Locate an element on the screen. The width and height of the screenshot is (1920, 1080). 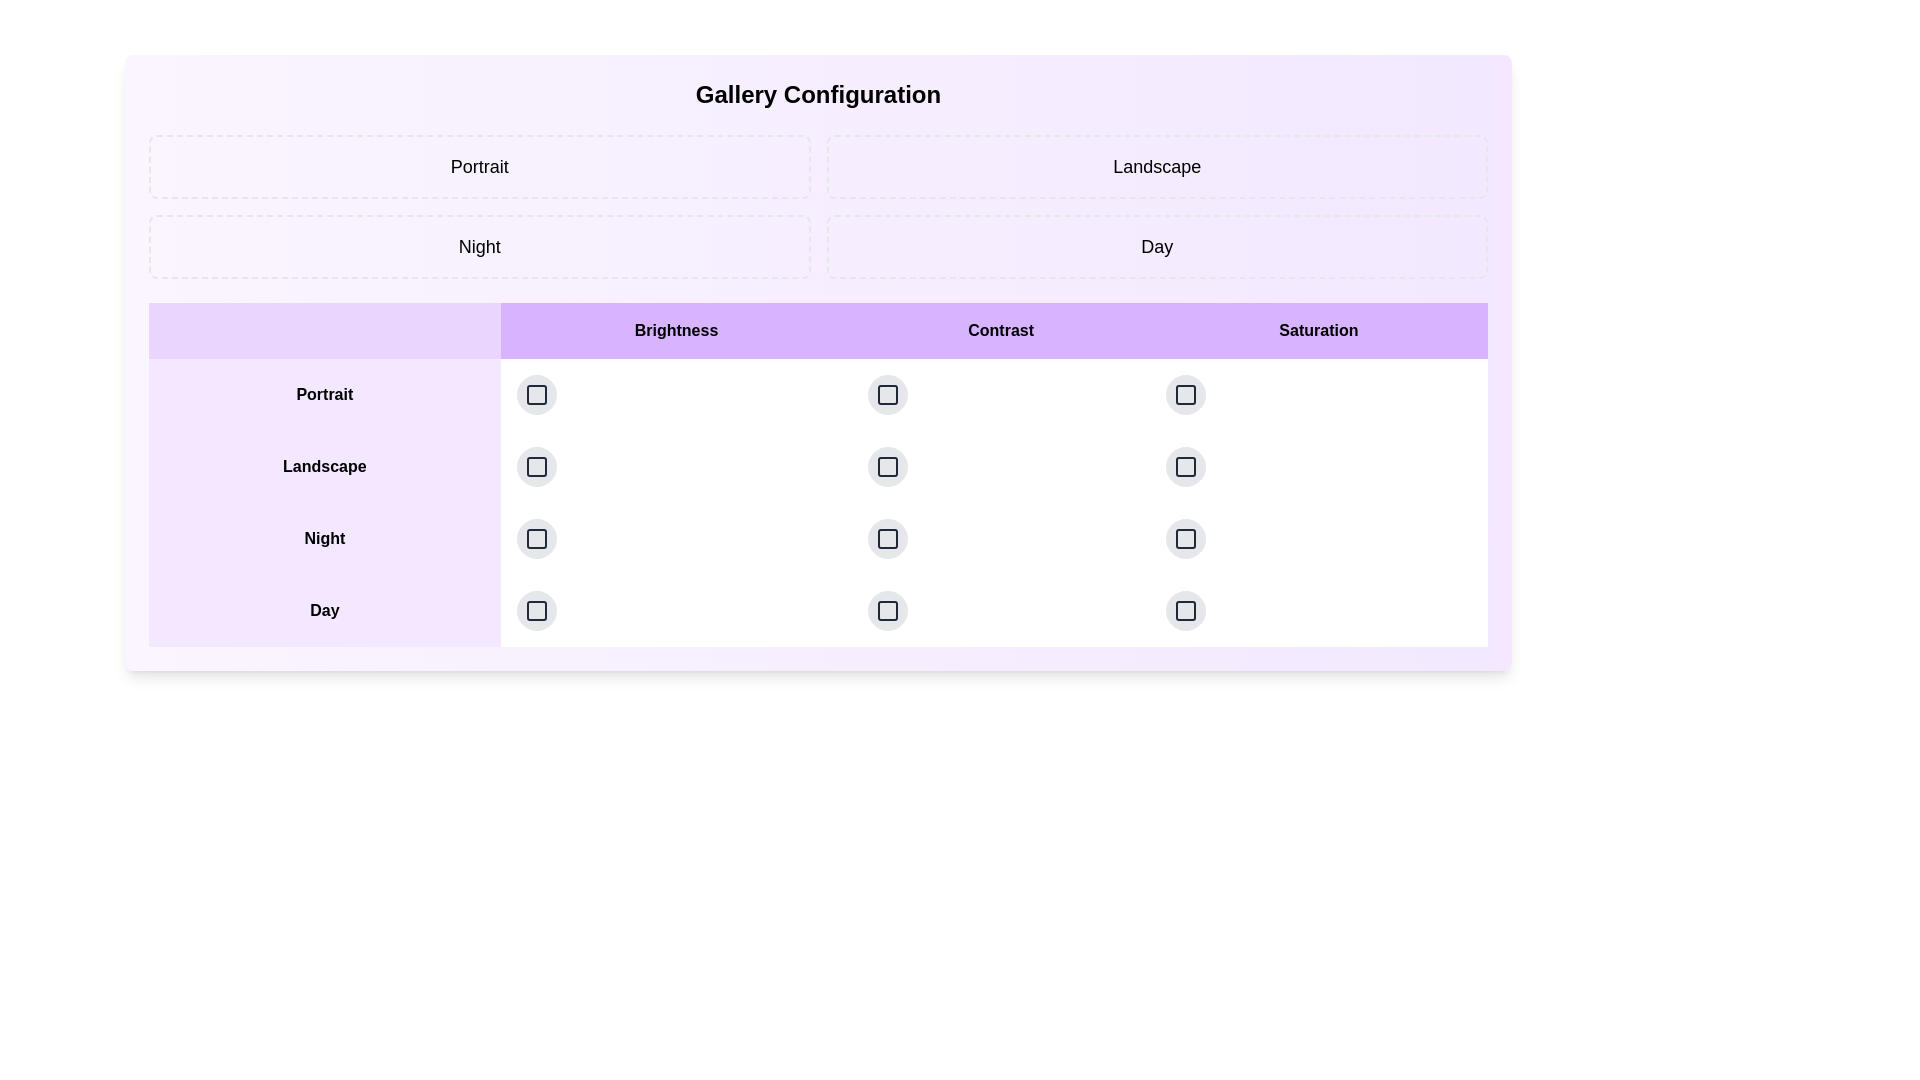
the checkbox located in the 'Saturation' column and 'Night' row is located at coordinates (1185, 538).